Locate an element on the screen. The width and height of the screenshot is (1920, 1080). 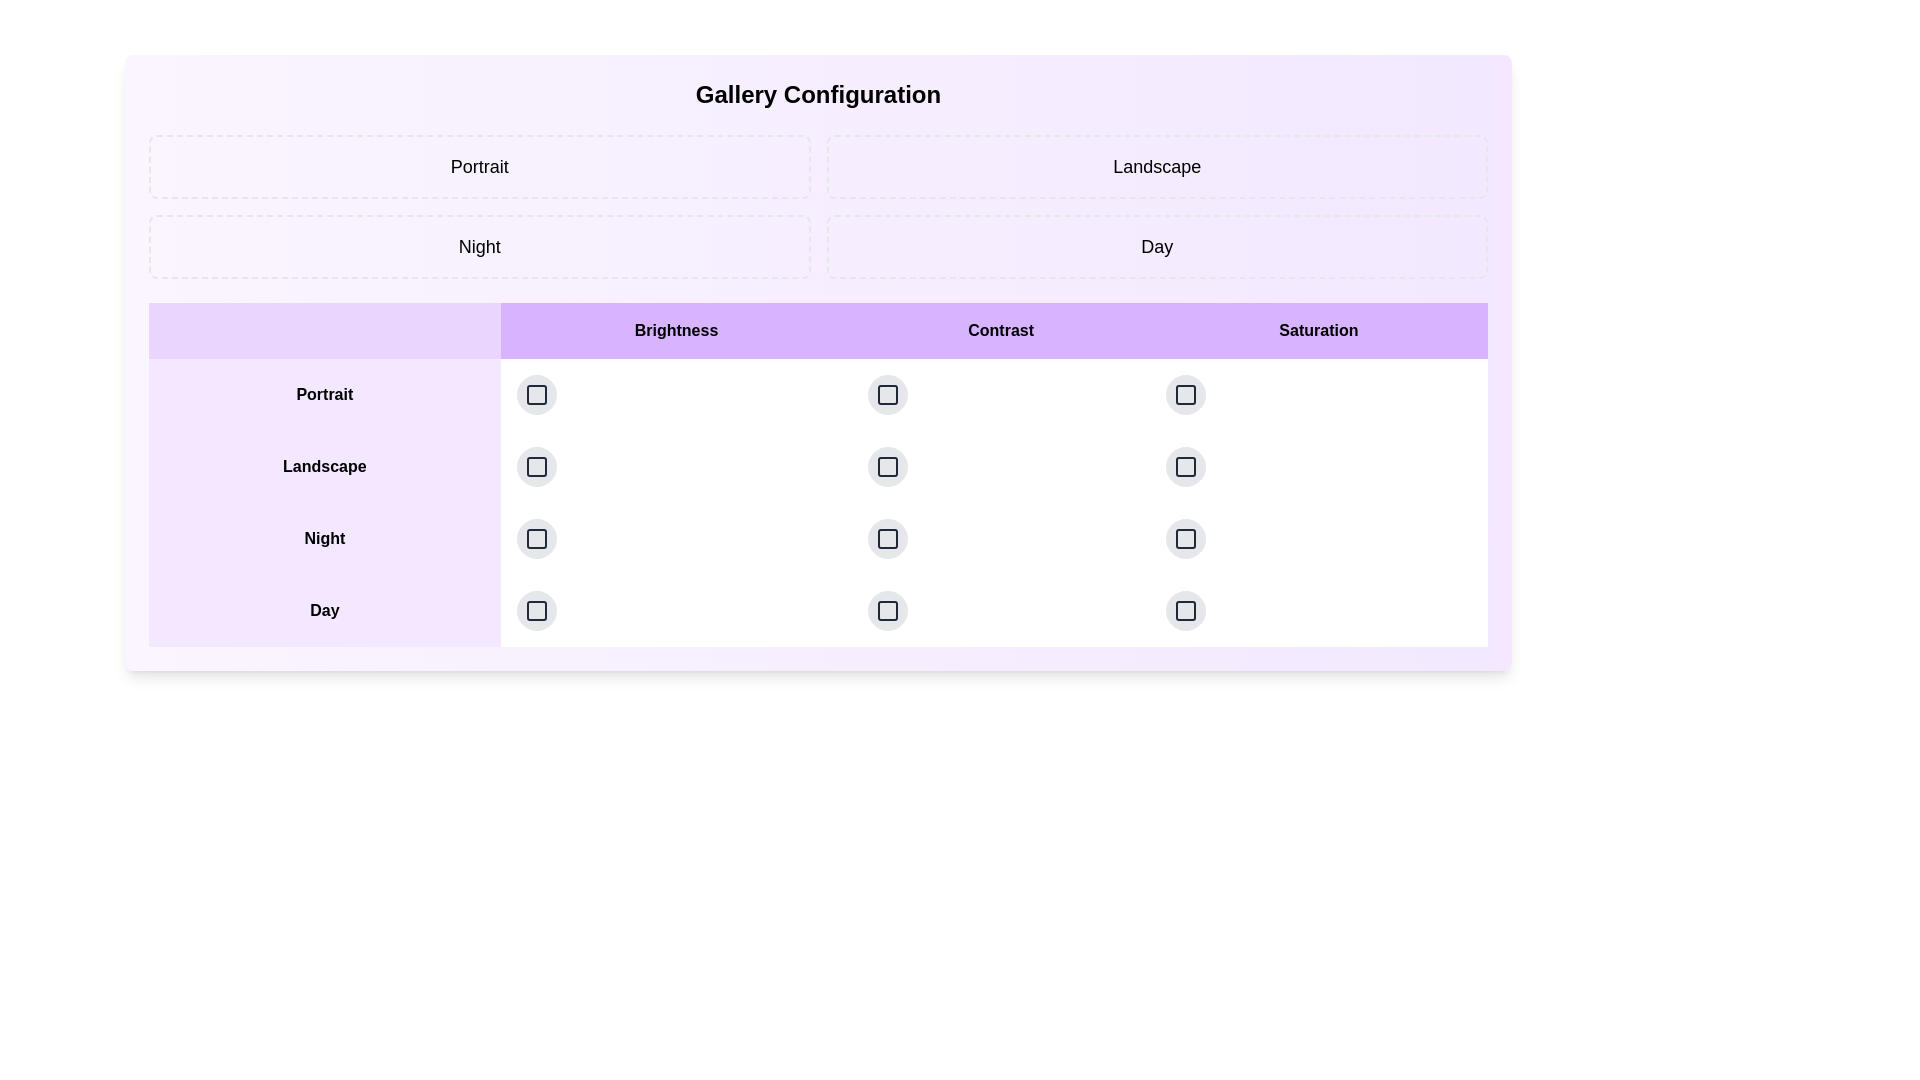
the checkbox located in the 'Saturation' column and 'Night' row is located at coordinates (1185, 538).